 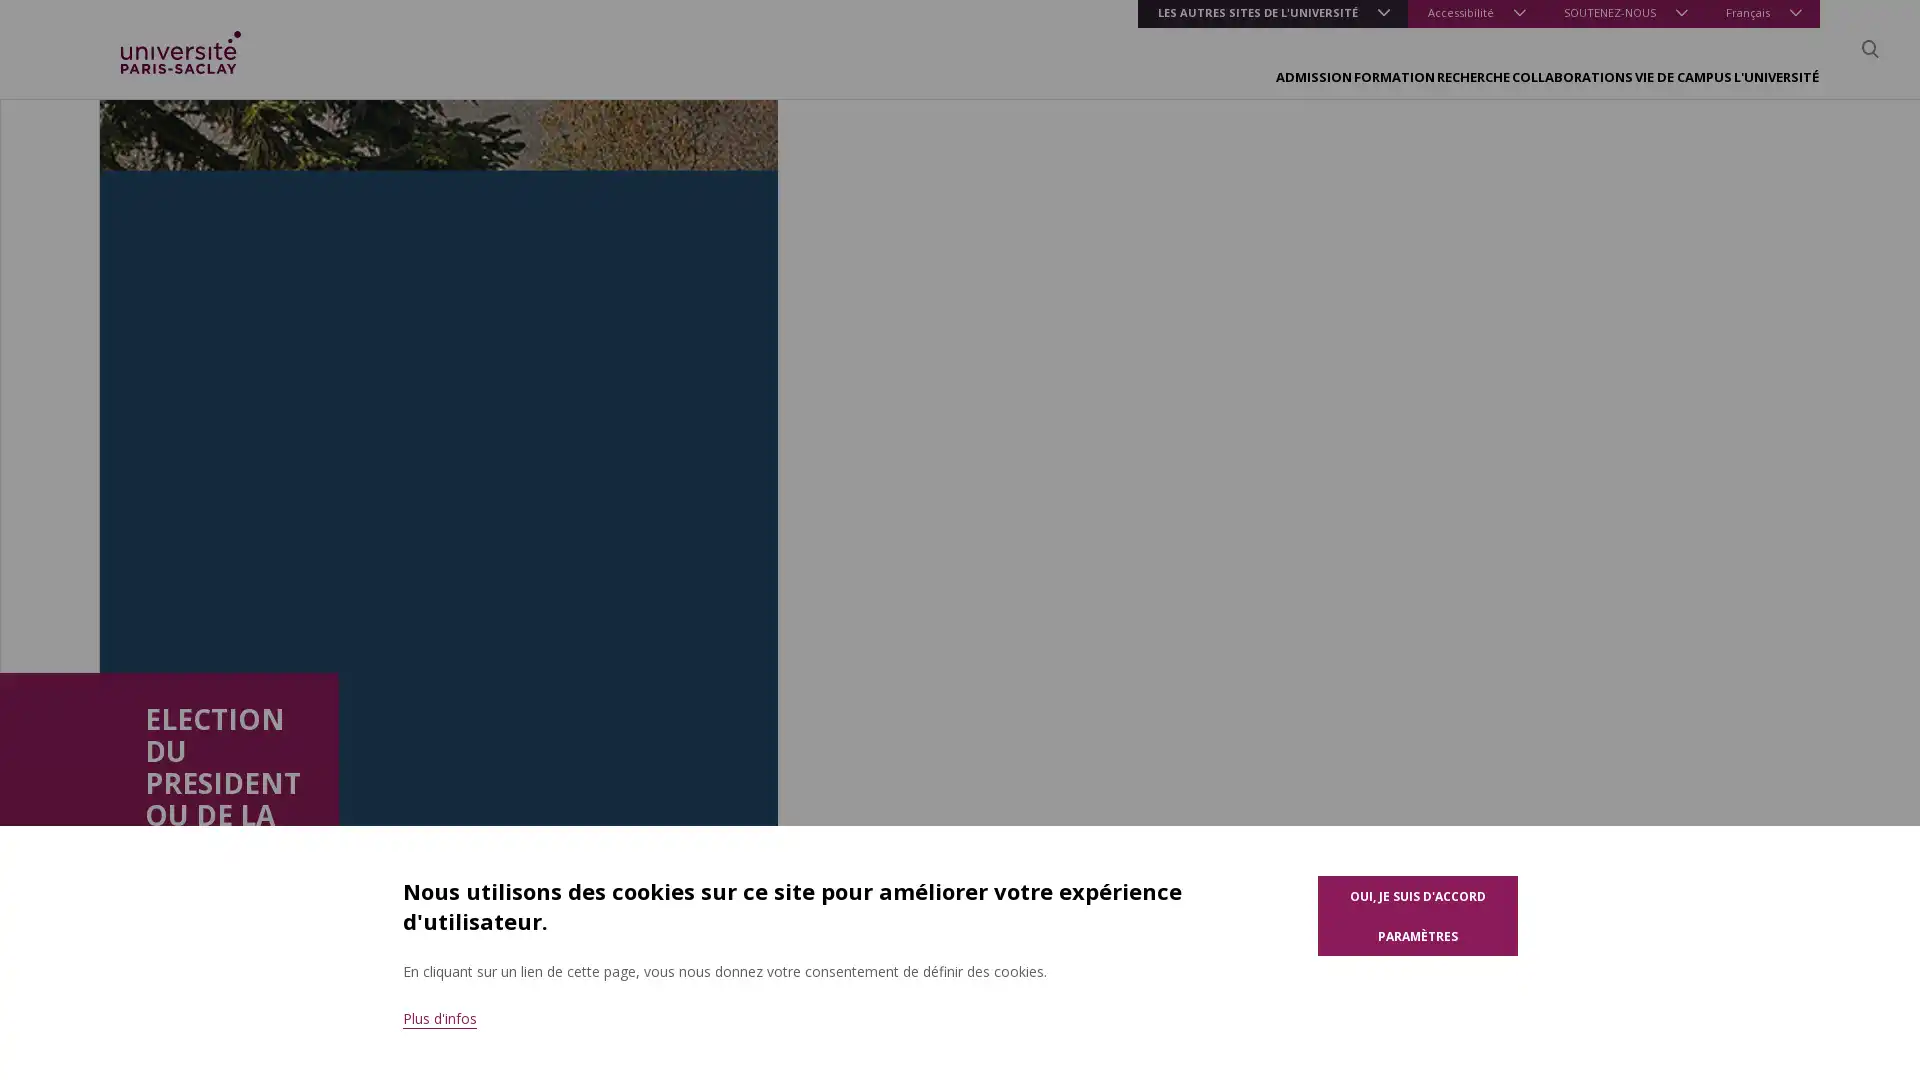 I want to click on FORMATION, so click(x=1134, y=68).